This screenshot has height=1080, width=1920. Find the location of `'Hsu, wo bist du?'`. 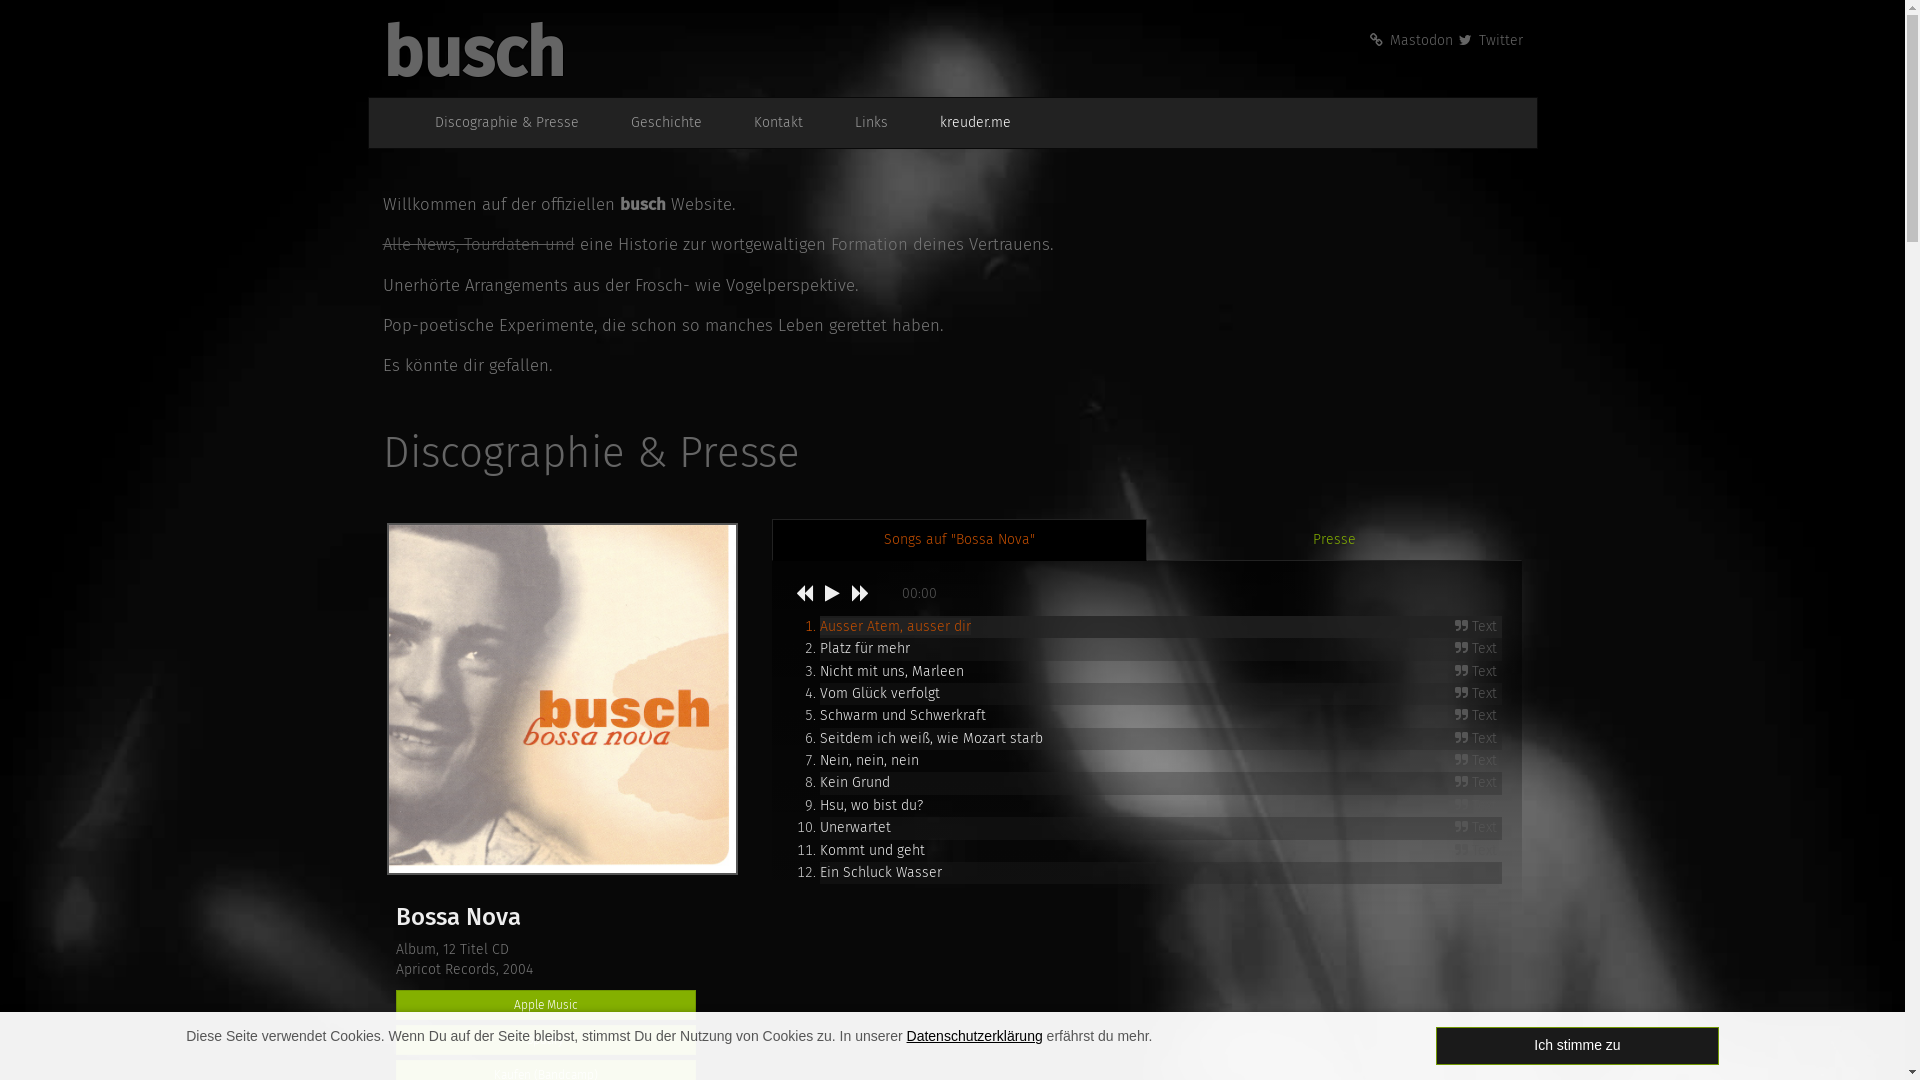

'Hsu, wo bist du?' is located at coordinates (871, 804).